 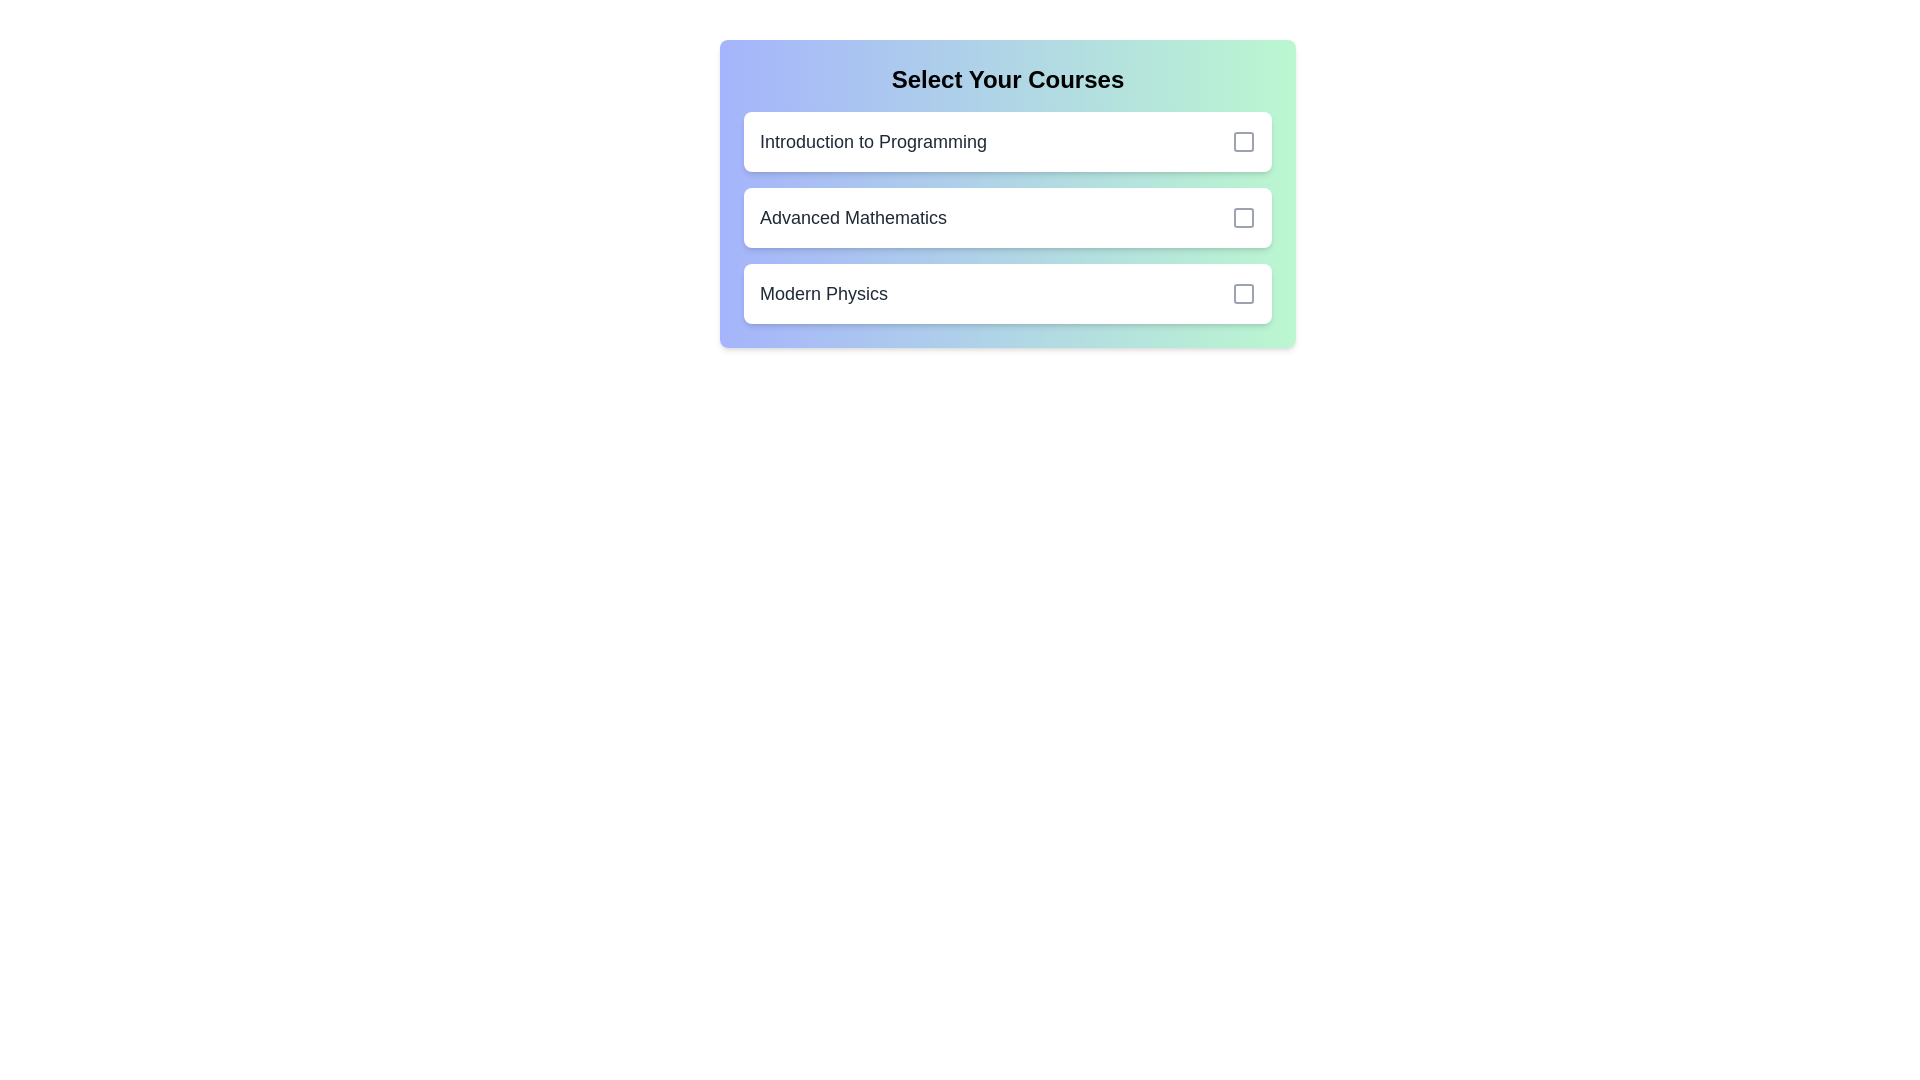 What do you see at coordinates (1008, 79) in the screenshot?
I see `the heading text 'Select Your Courses' to select or highlight it` at bounding box center [1008, 79].